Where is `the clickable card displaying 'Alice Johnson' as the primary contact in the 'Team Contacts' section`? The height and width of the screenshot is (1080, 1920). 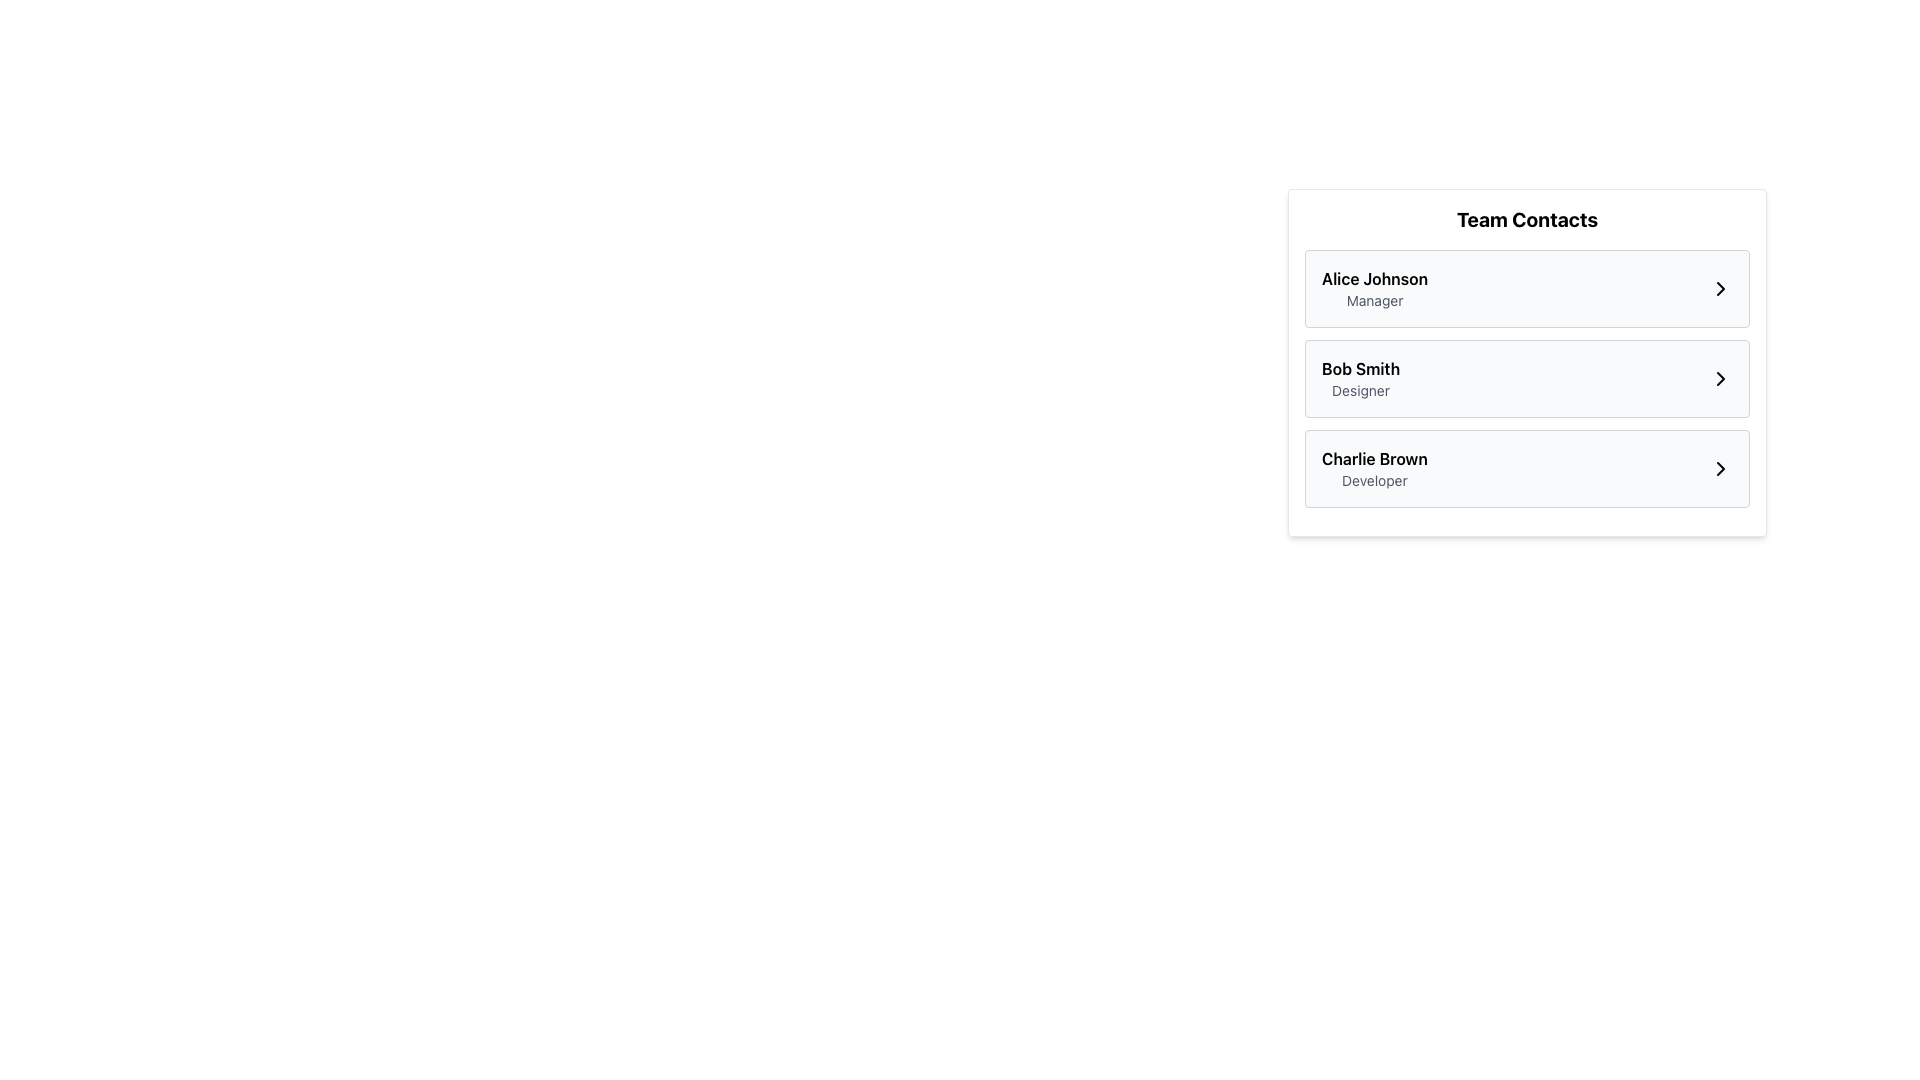
the clickable card displaying 'Alice Johnson' as the primary contact in the 'Team Contacts' section is located at coordinates (1526, 289).